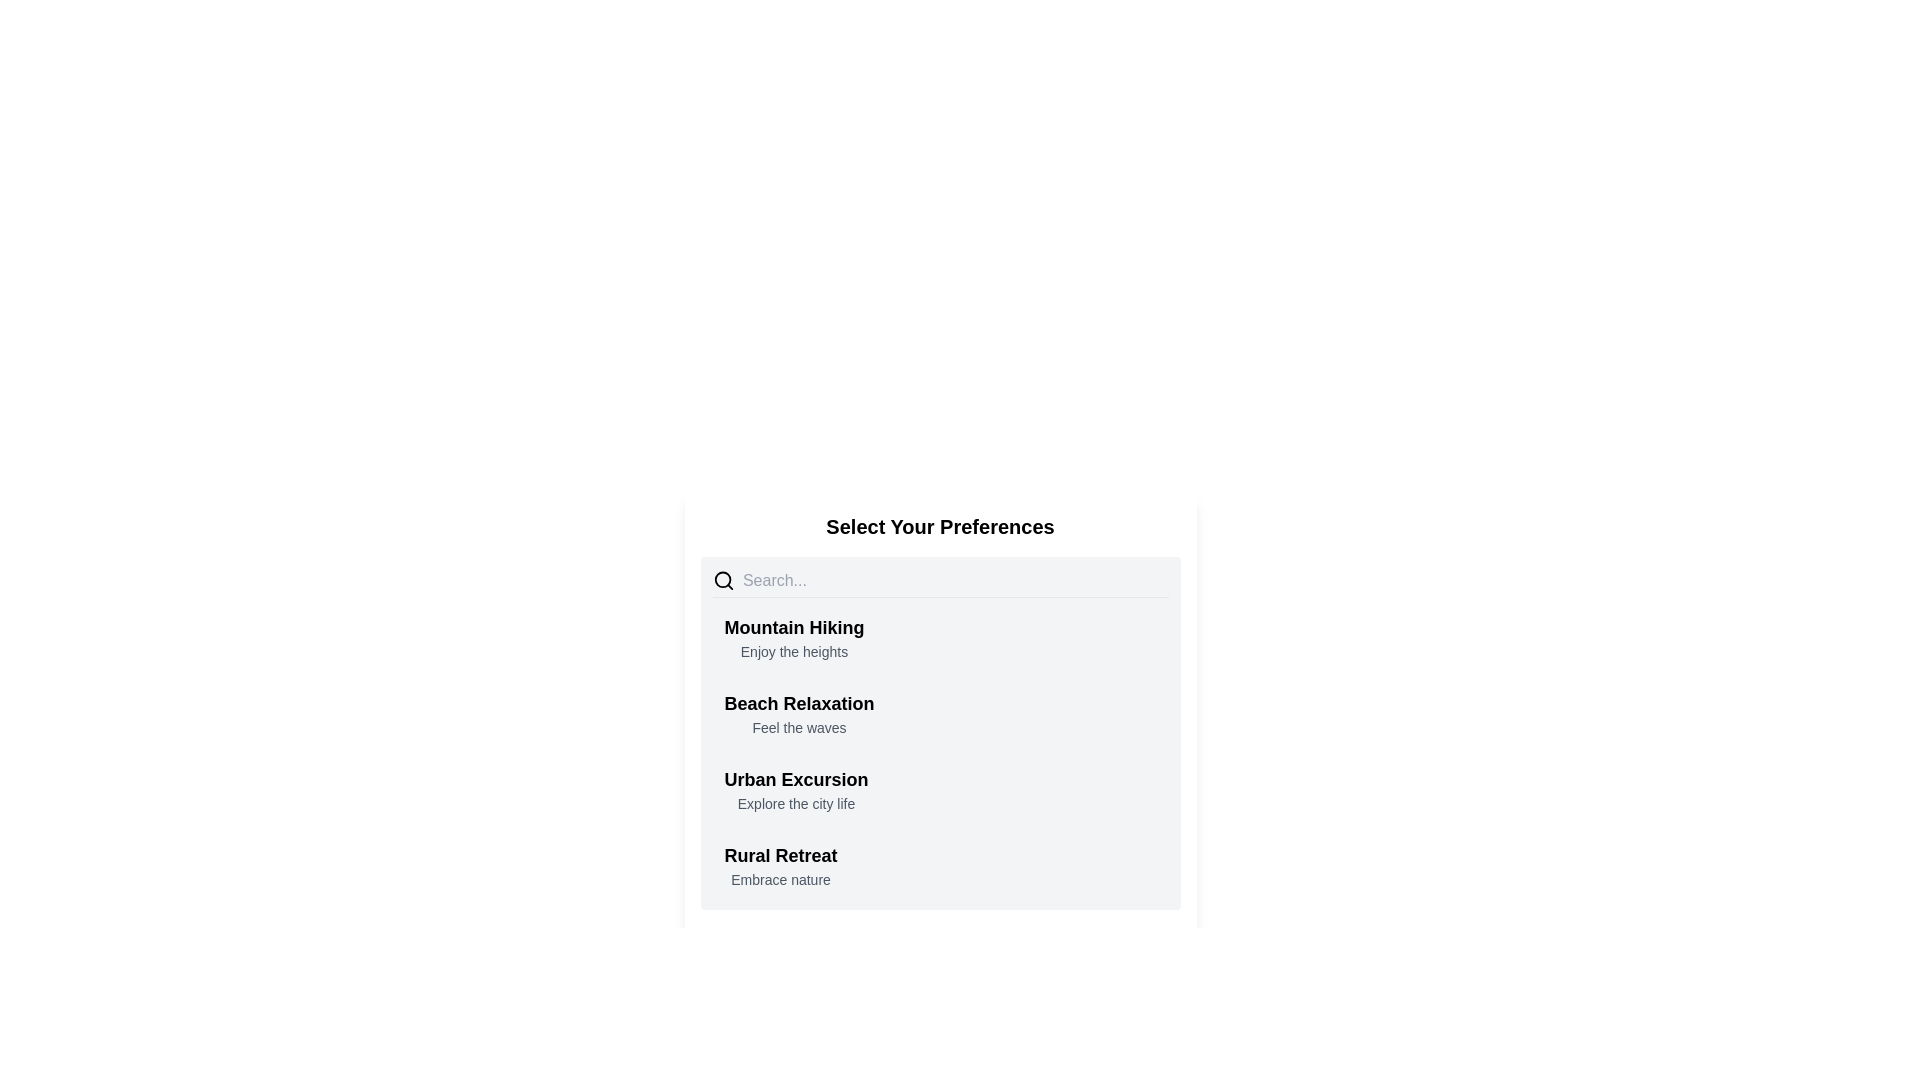  What do you see at coordinates (939, 526) in the screenshot?
I see `the bold, large-text header reading 'Select Your Preferences' that is centered within a white rectangular card at the top of the content card` at bounding box center [939, 526].